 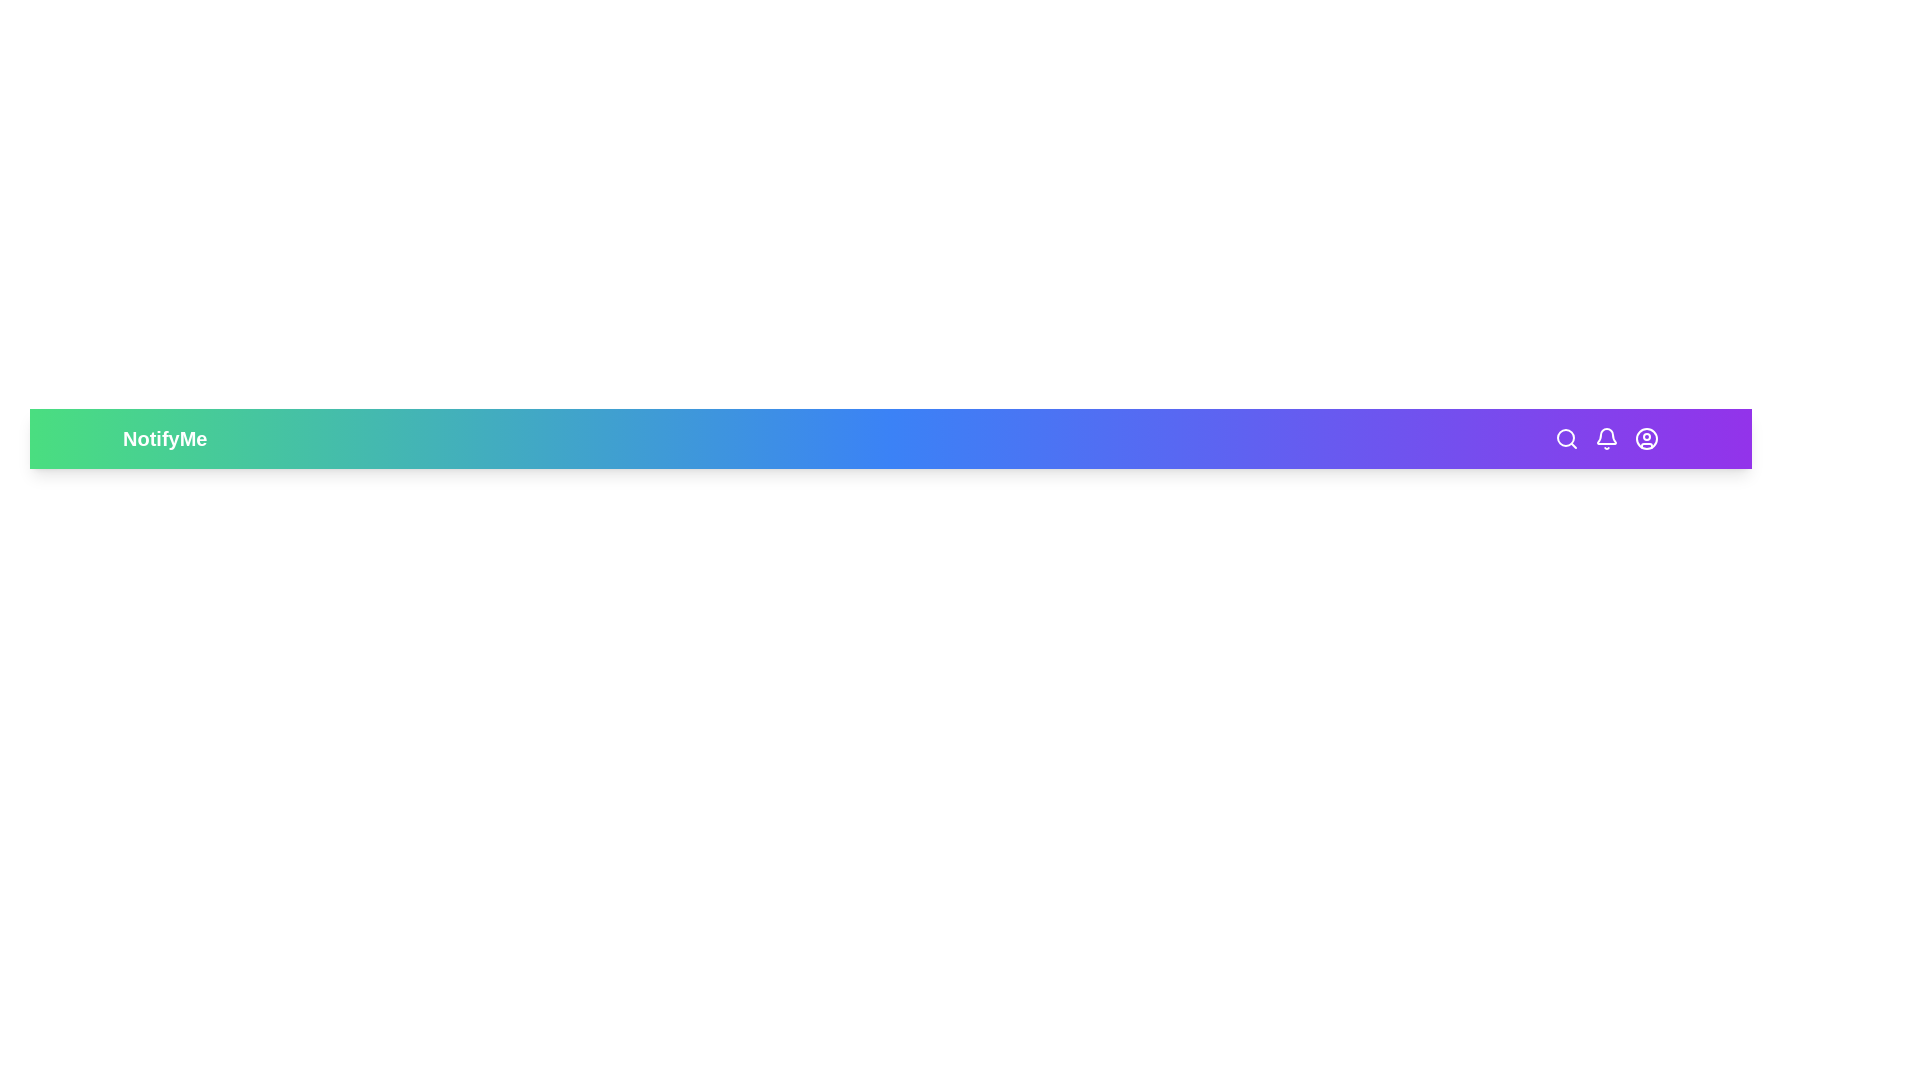 What do you see at coordinates (1646, 438) in the screenshot?
I see `the user icon to access user settings` at bounding box center [1646, 438].